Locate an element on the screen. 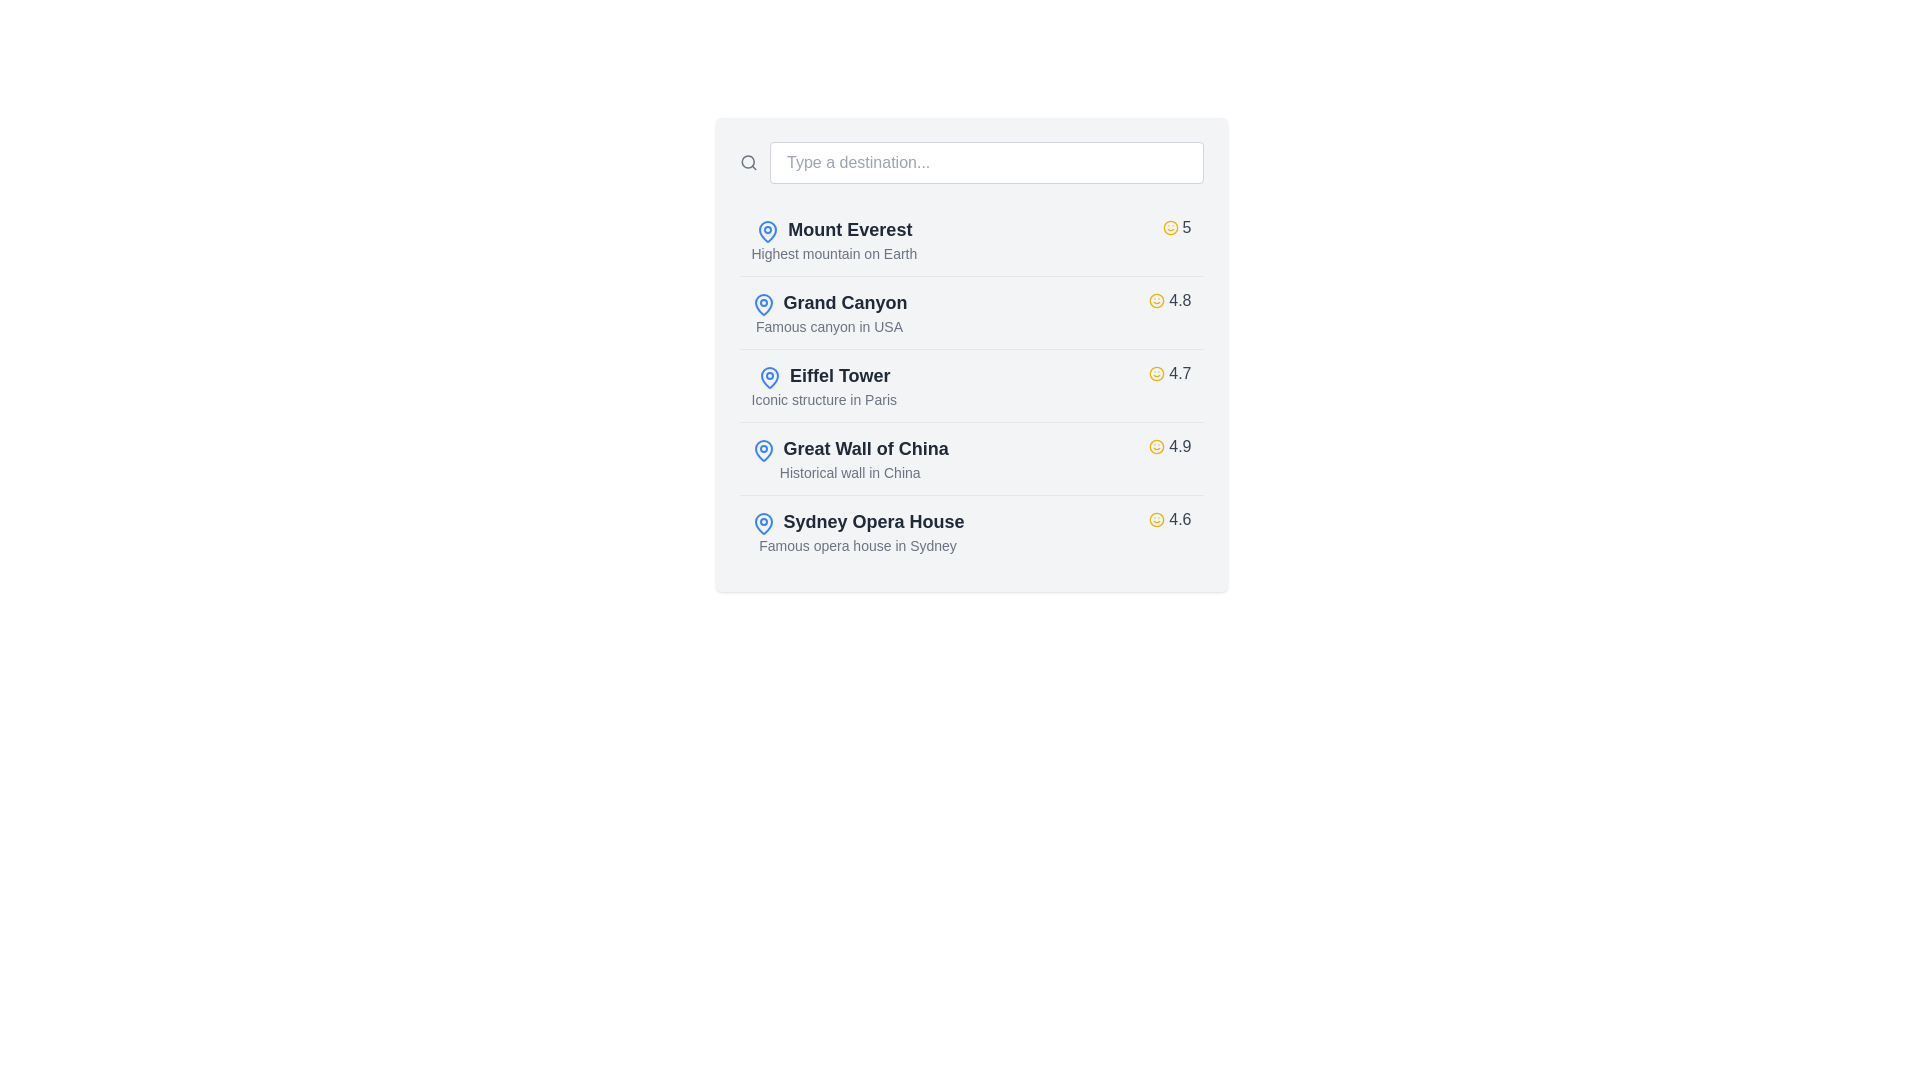 The width and height of the screenshot is (1920, 1080). numeric rating value displayed in the Rating Indicator located to the right of 'Grand Canyon' in the second row of the list is located at coordinates (1170, 300).